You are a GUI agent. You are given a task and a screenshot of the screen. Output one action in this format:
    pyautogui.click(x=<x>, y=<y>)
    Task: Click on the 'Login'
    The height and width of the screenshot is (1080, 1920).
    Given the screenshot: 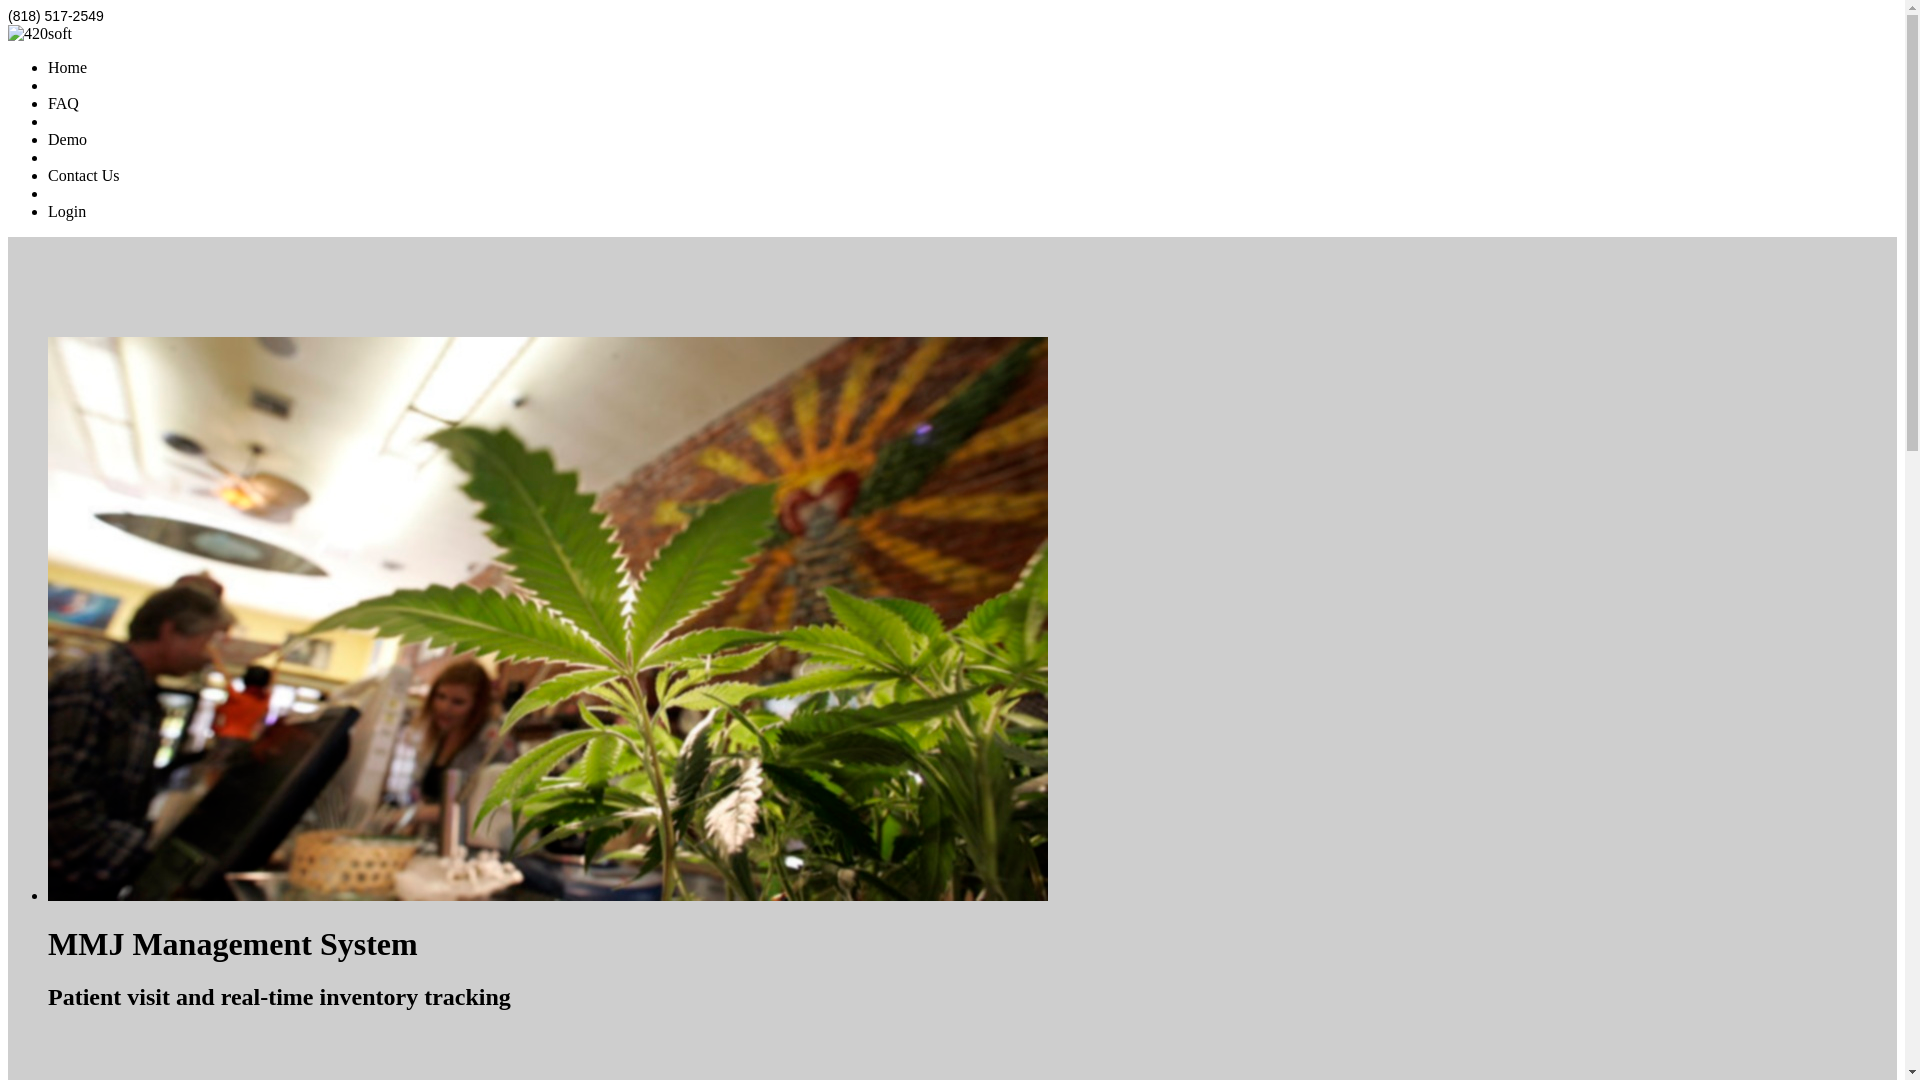 What is the action you would take?
    pyautogui.click(x=67, y=211)
    